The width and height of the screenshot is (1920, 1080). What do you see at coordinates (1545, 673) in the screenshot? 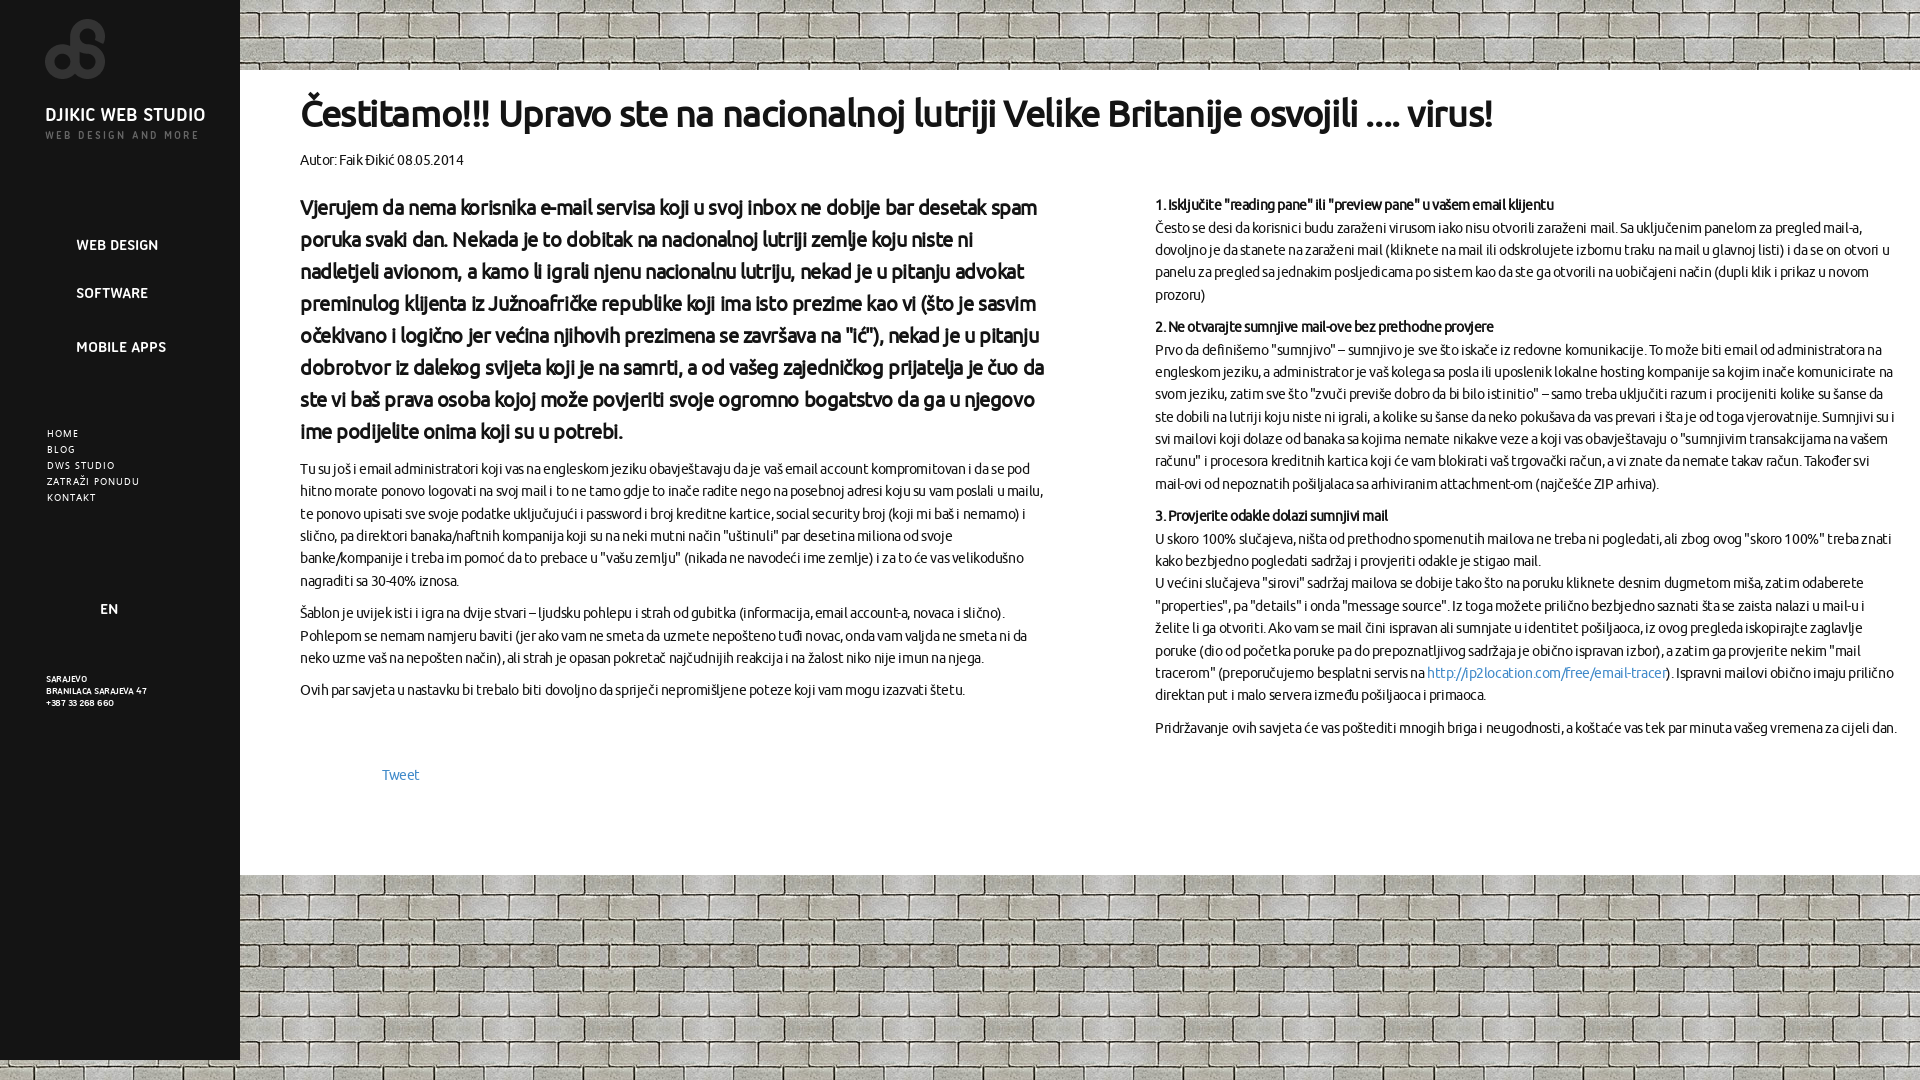
I see `'http://ip2location.com/free/email-tracer'` at bounding box center [1545, 673].